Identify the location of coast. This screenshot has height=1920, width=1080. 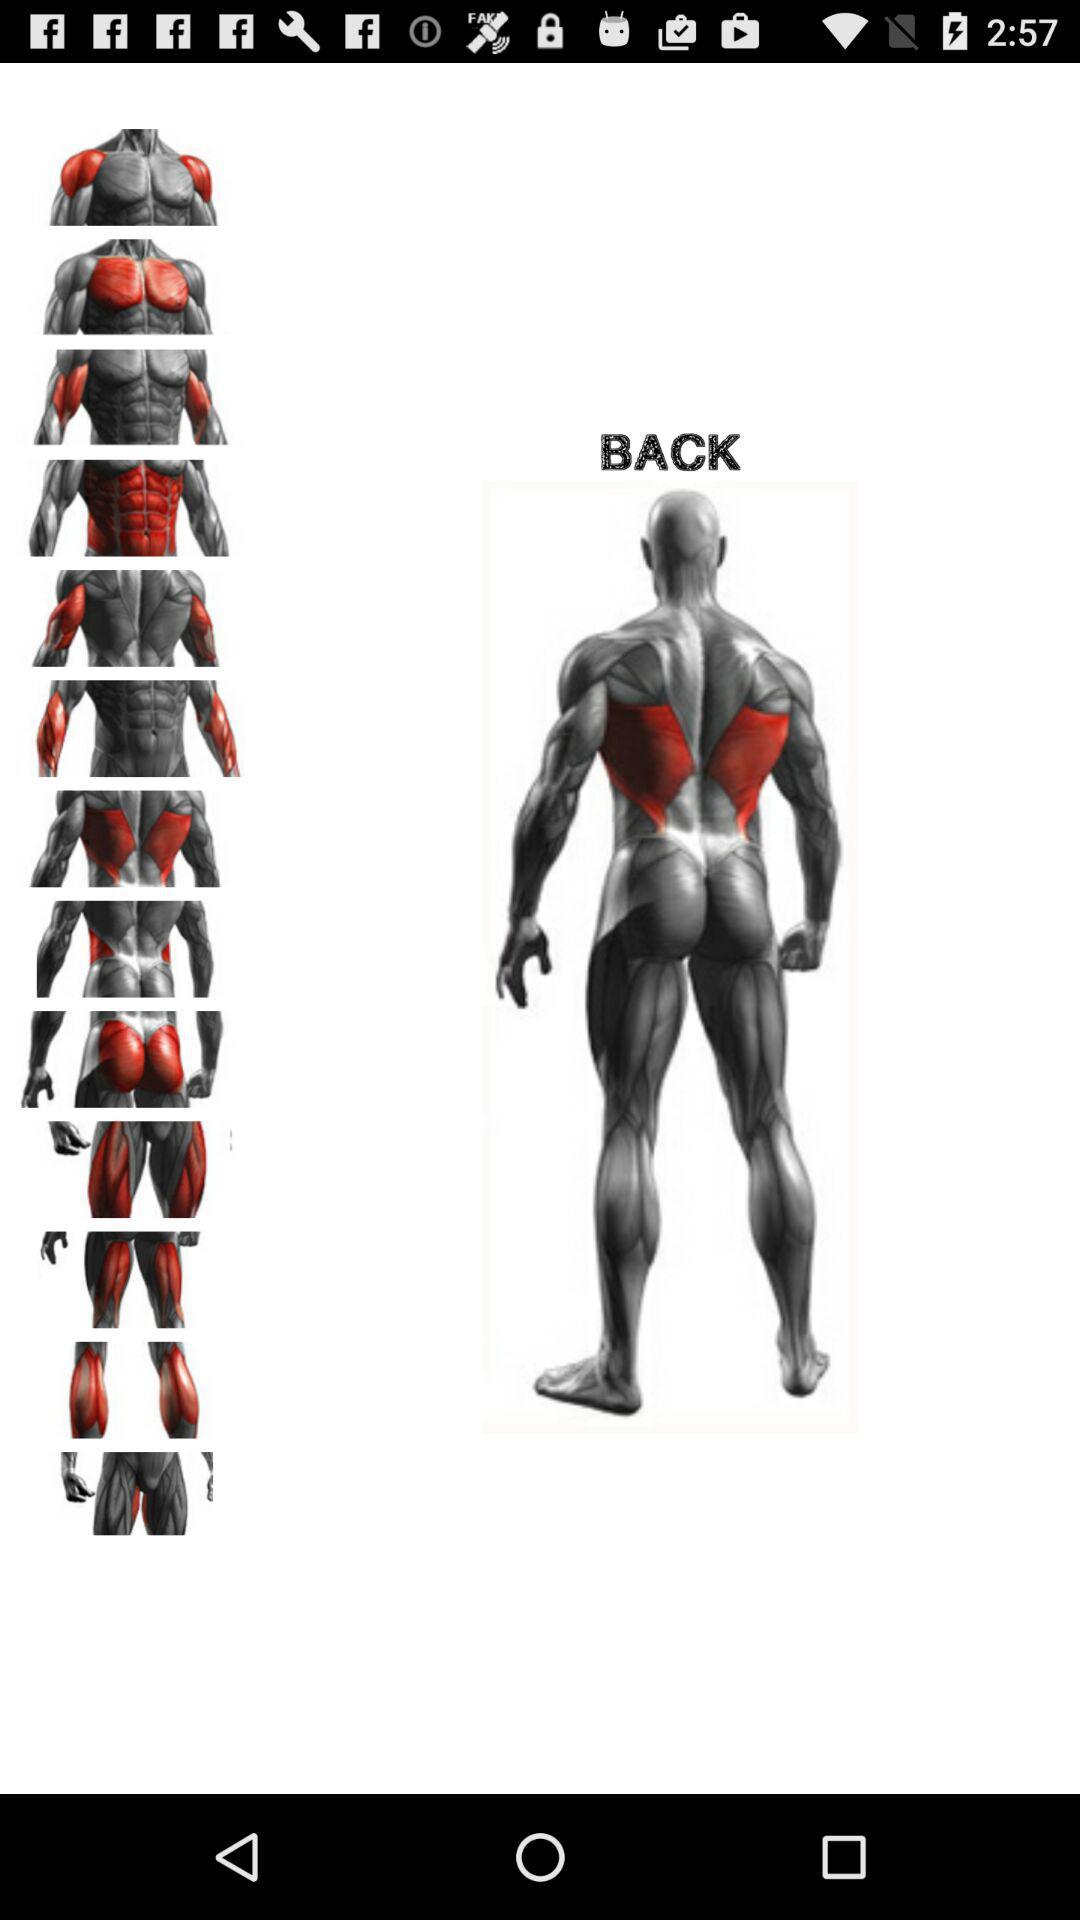
(131, 610).